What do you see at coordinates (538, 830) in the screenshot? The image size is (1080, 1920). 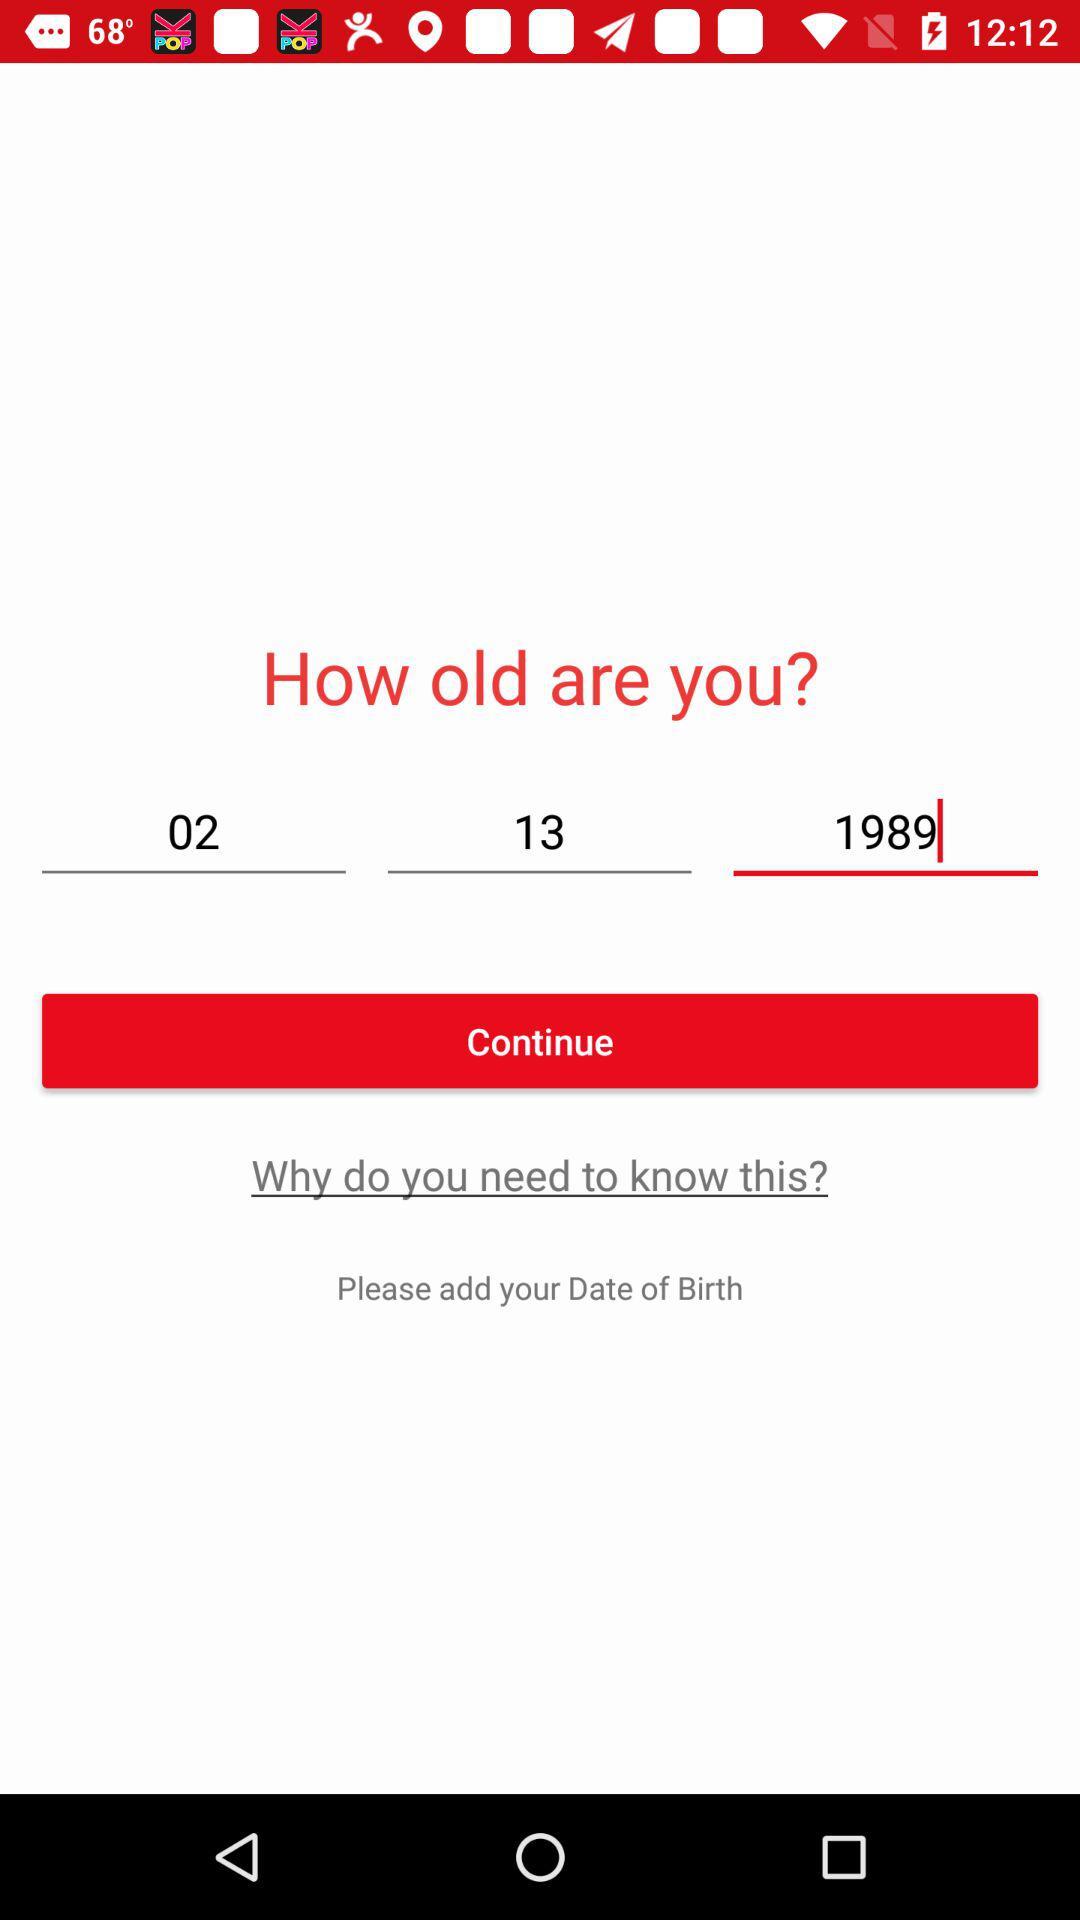 I see `13` at bounding box center [538, 830].